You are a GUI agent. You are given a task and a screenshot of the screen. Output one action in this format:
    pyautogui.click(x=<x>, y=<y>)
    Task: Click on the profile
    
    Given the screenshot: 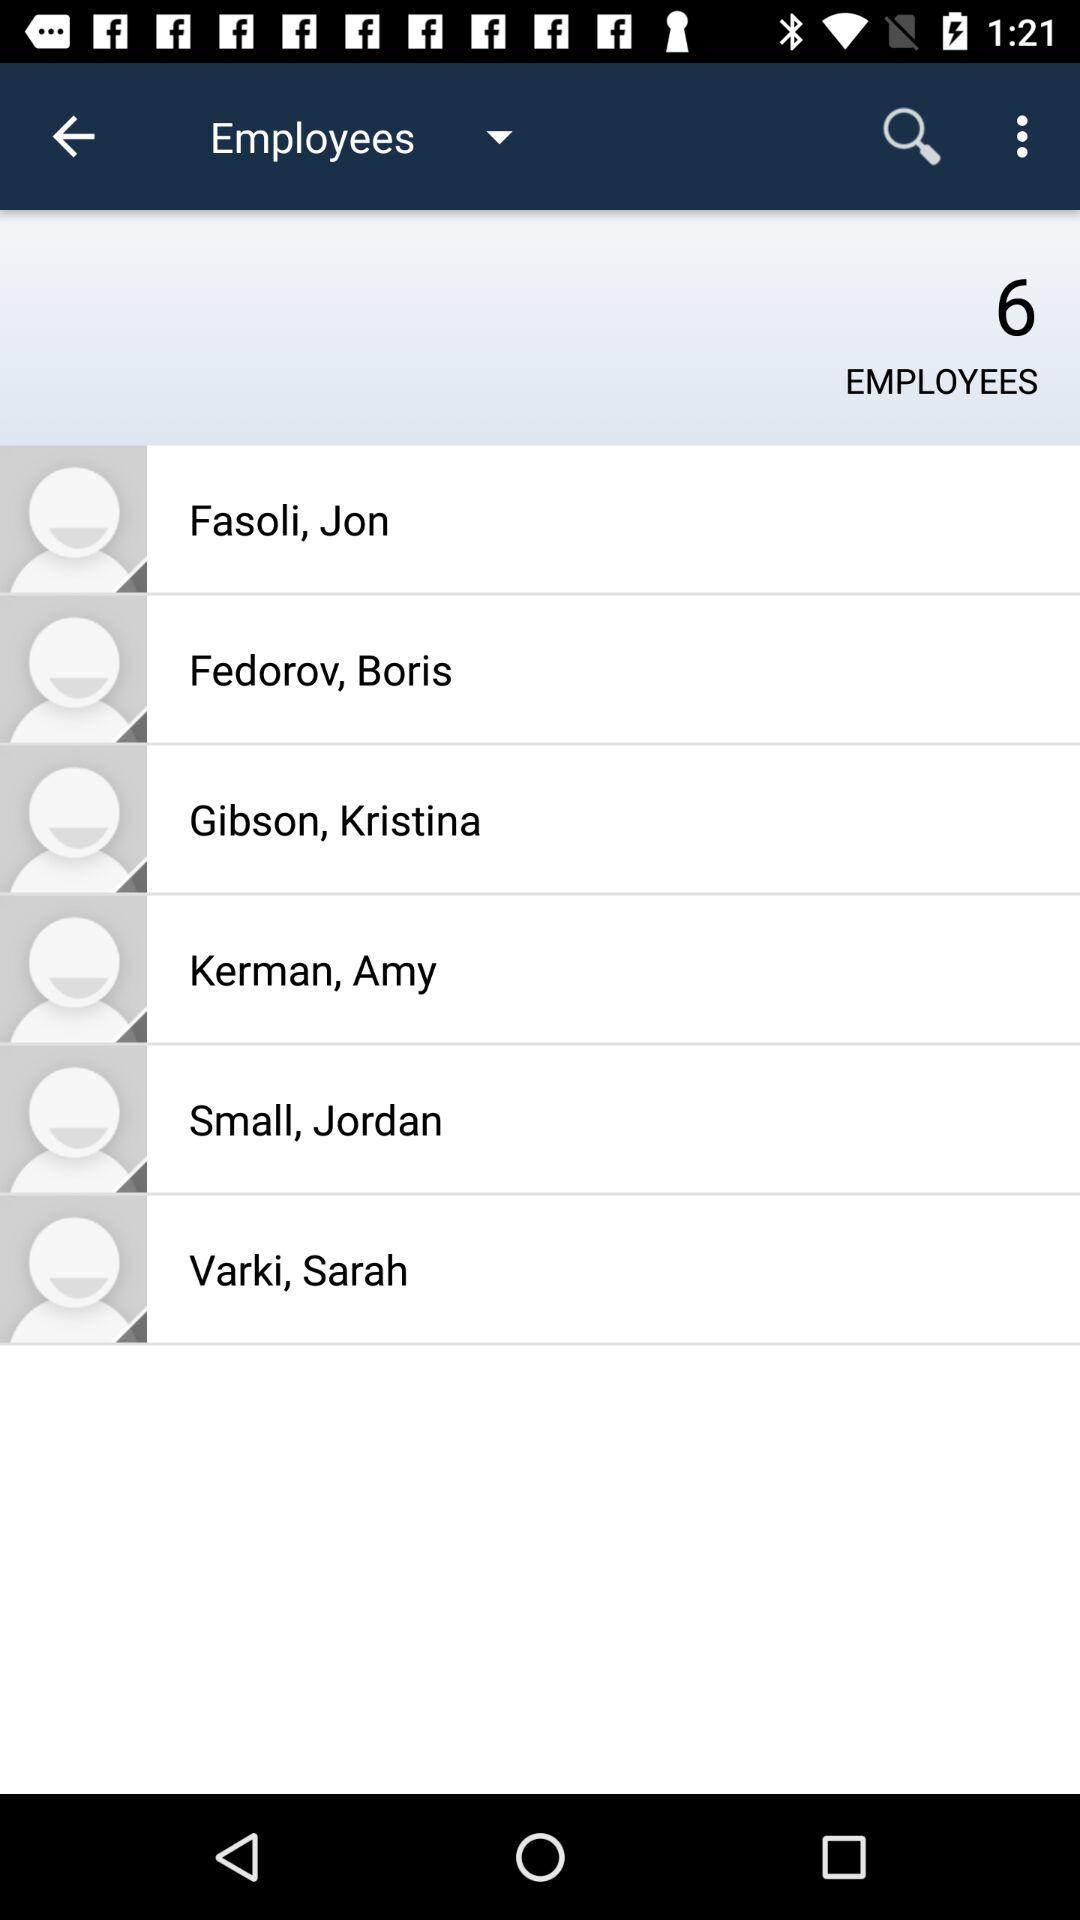 What is the action you would take?
    pyautogui.click(x=72, y=969)
    